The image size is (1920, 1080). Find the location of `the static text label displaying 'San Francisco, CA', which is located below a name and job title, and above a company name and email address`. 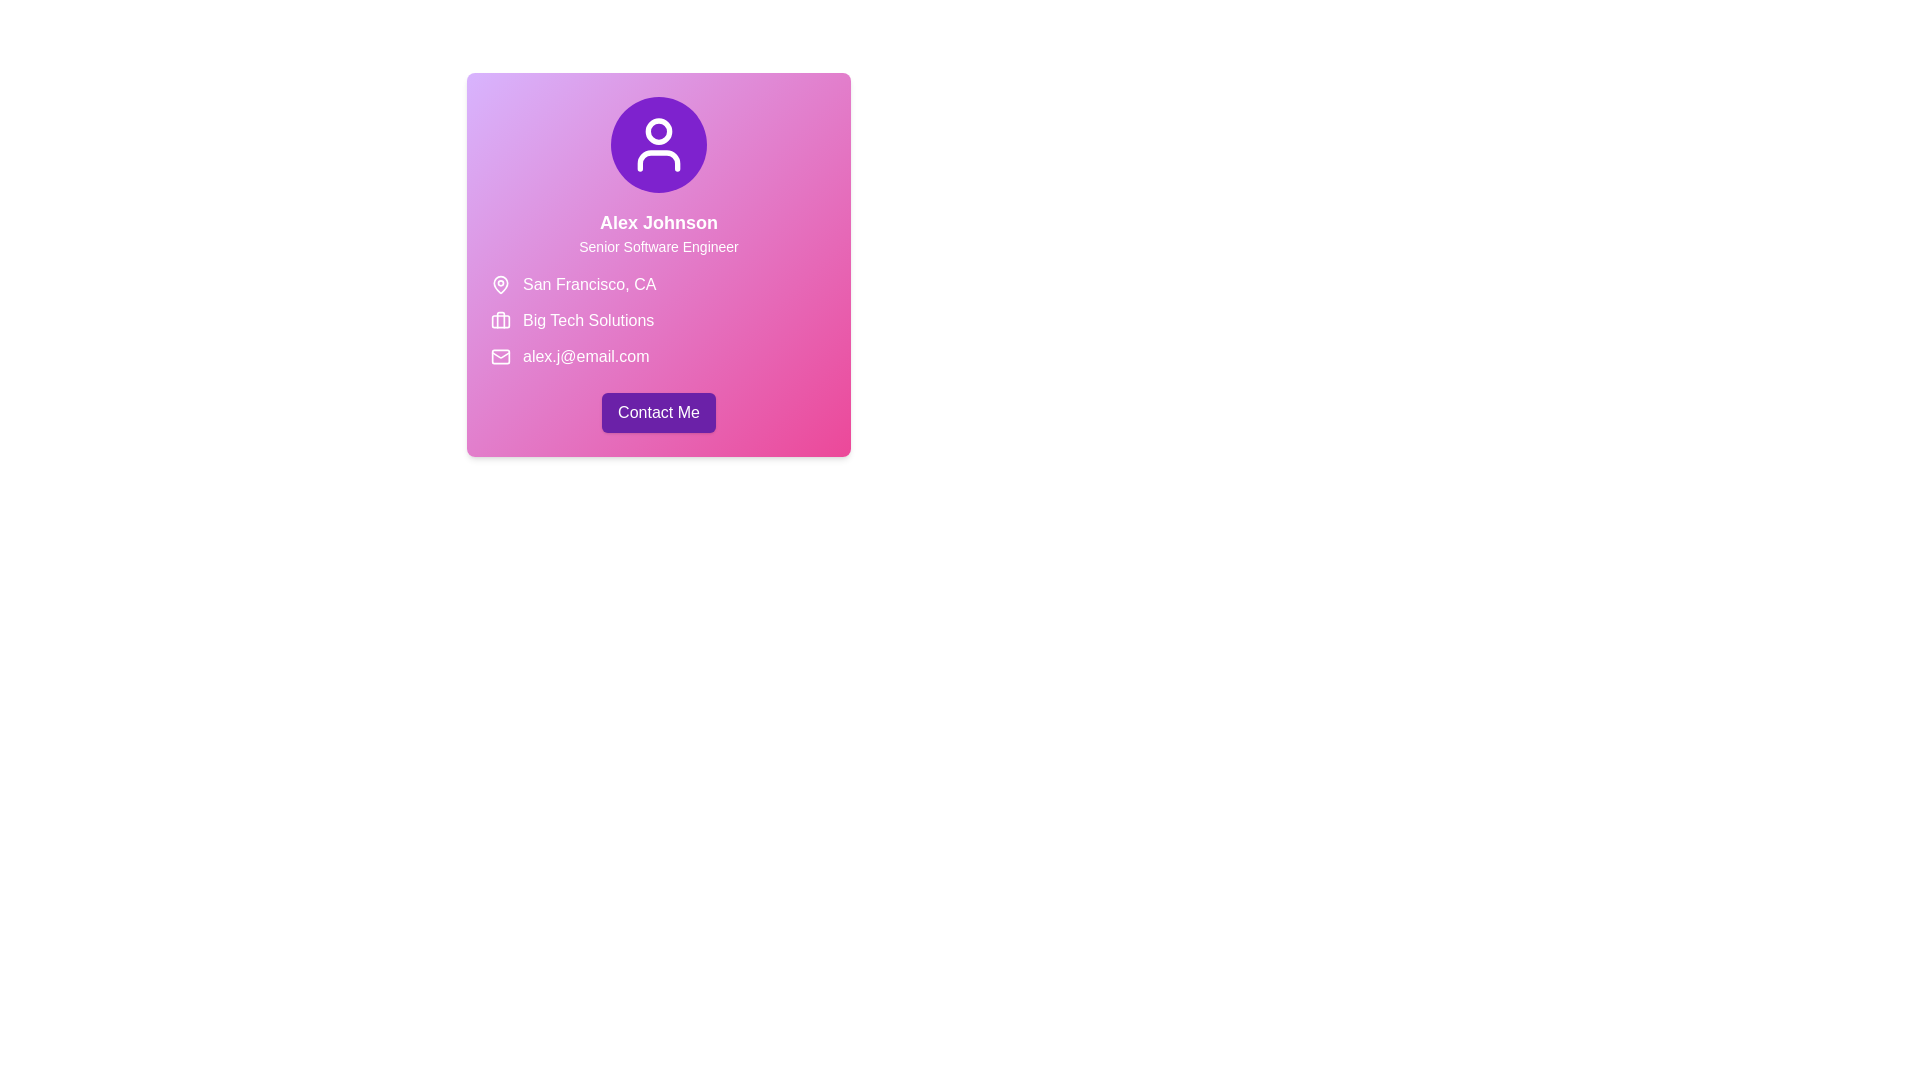

the static text label displaying 'San Francisco, CA', which is located below a name and job title, and above a company name and email address is located at coordinates (588, 285).